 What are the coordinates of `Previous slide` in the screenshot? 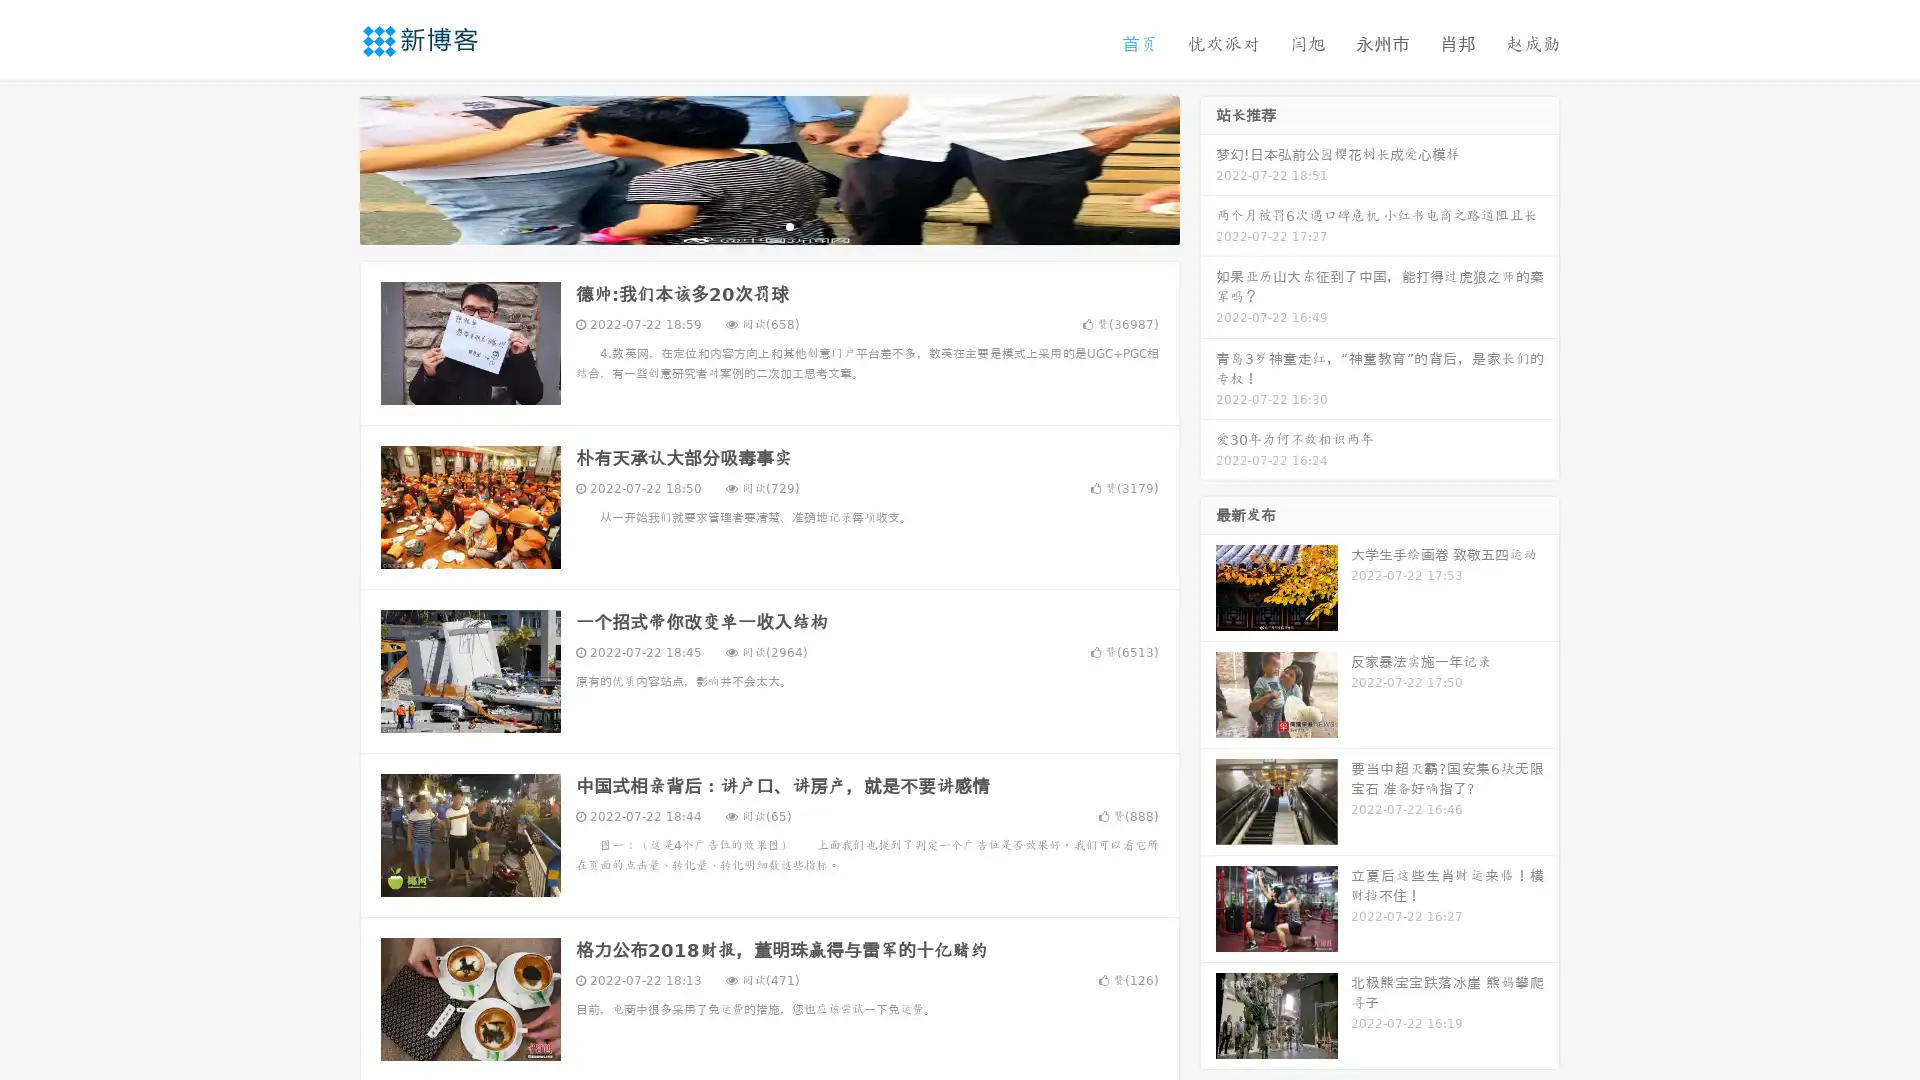 It's located at (330, 168).